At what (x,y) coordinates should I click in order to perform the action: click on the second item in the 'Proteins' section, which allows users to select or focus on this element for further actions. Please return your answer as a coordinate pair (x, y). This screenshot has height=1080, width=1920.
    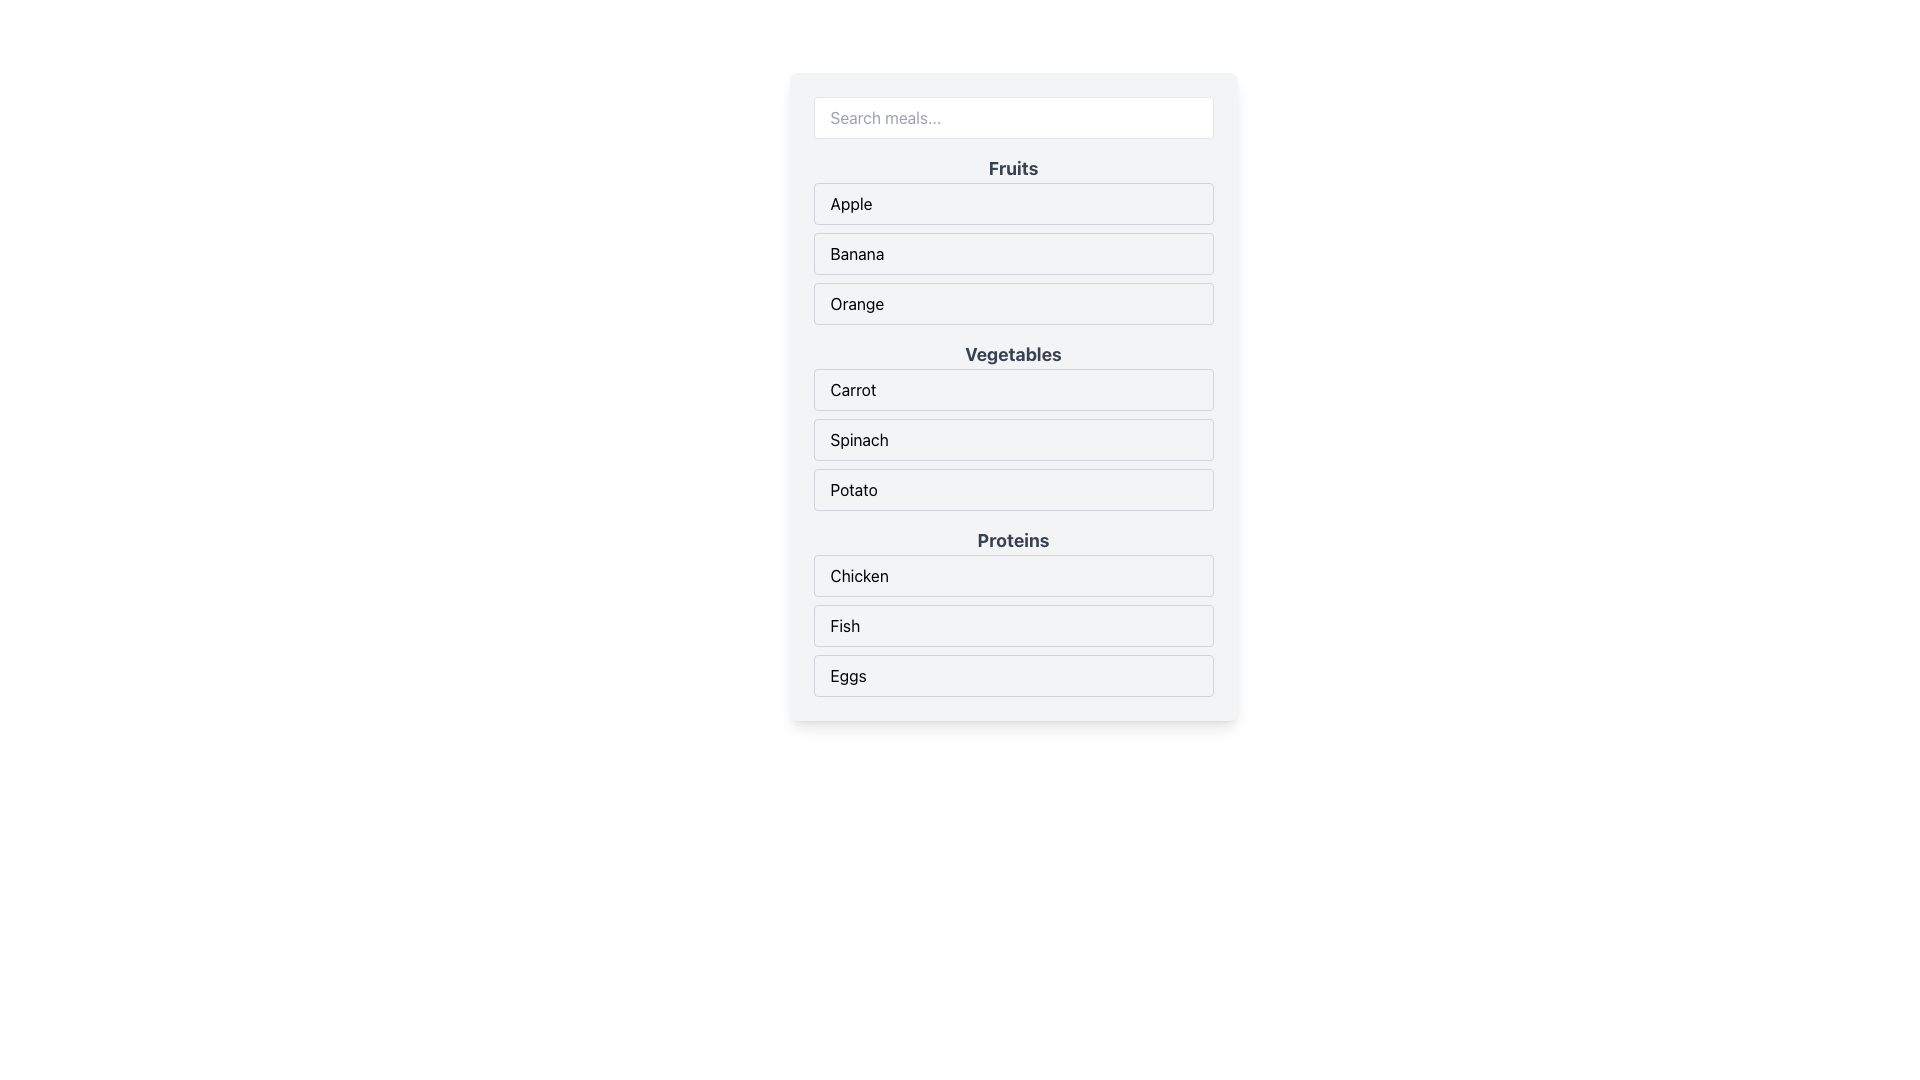
    Looking at the image, I should click on (1013, 624).